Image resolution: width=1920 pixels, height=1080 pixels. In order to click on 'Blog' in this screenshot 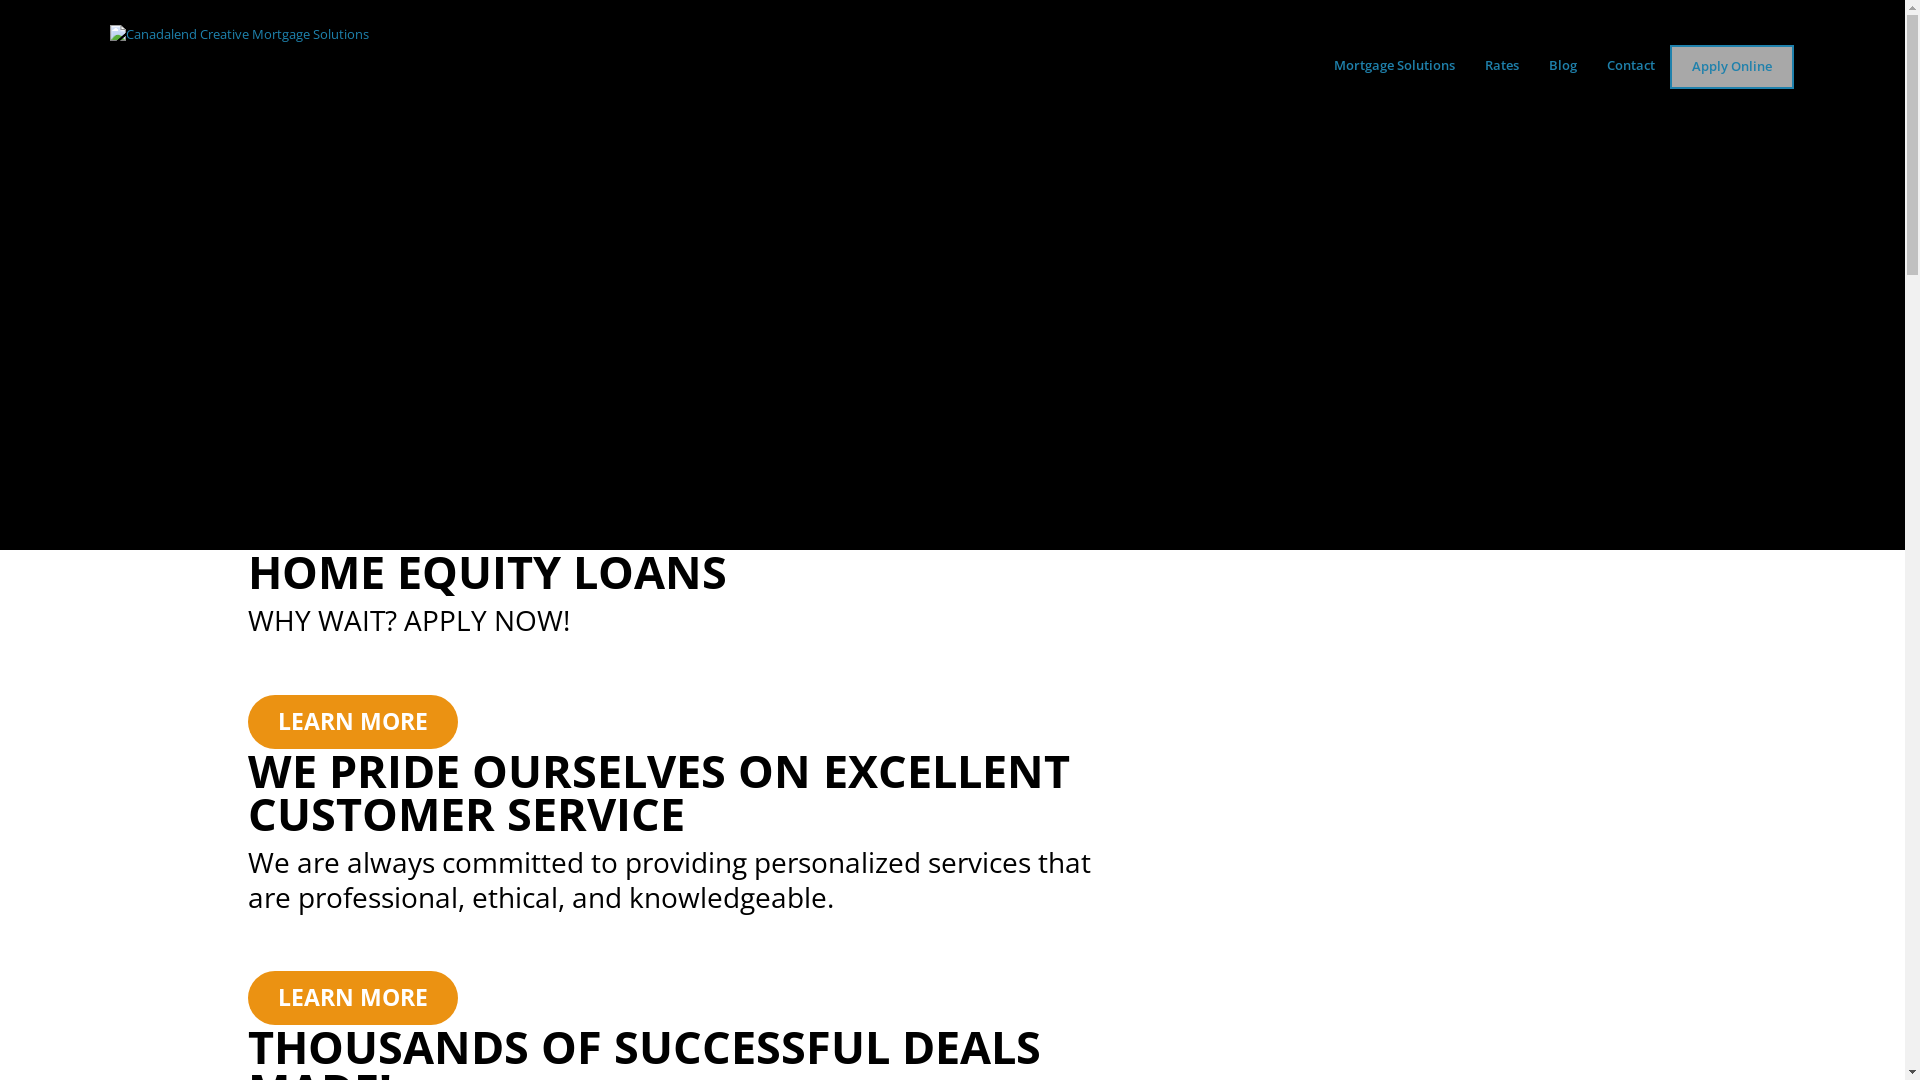, I will do `click(1562, 64)`.